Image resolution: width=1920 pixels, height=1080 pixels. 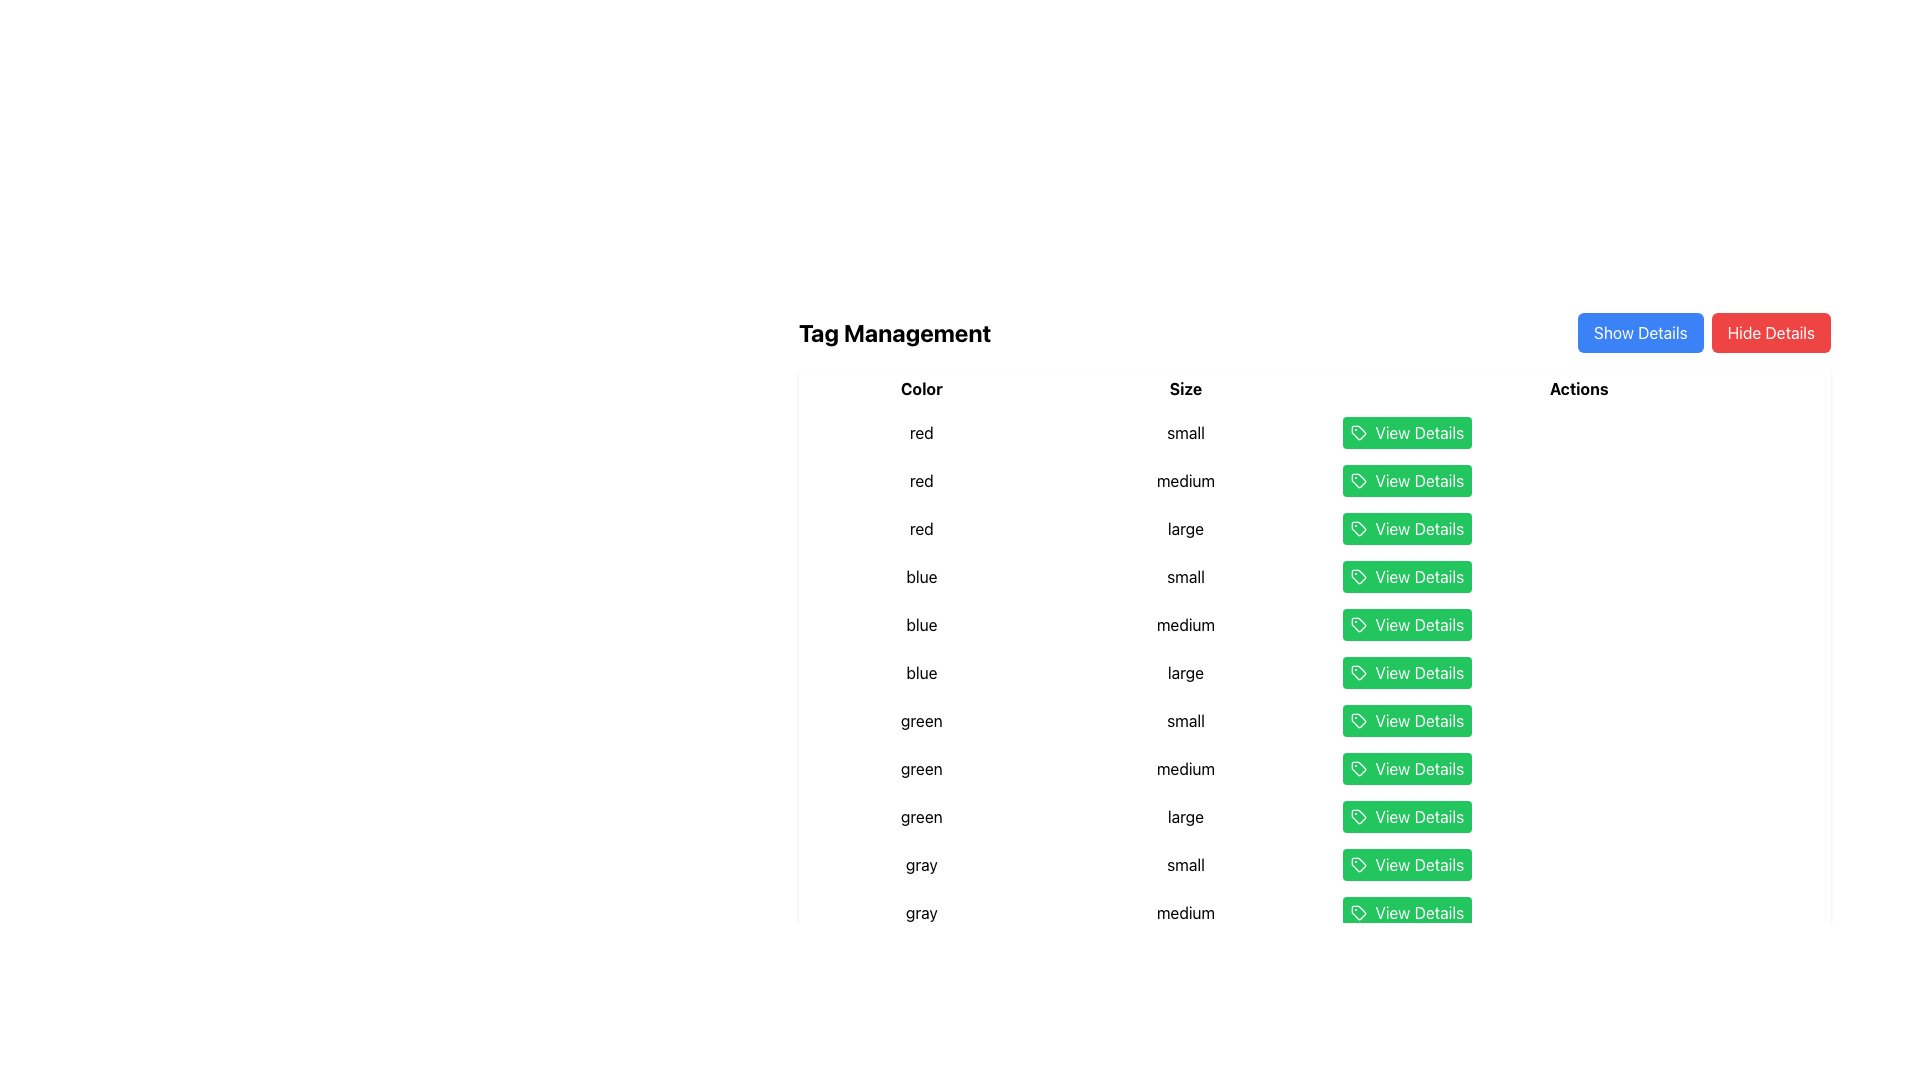 I want to click on the decorative icon within the green 'View Details' button located in the eighth row of the 'Actions' column, so click(x=1358, y=766).